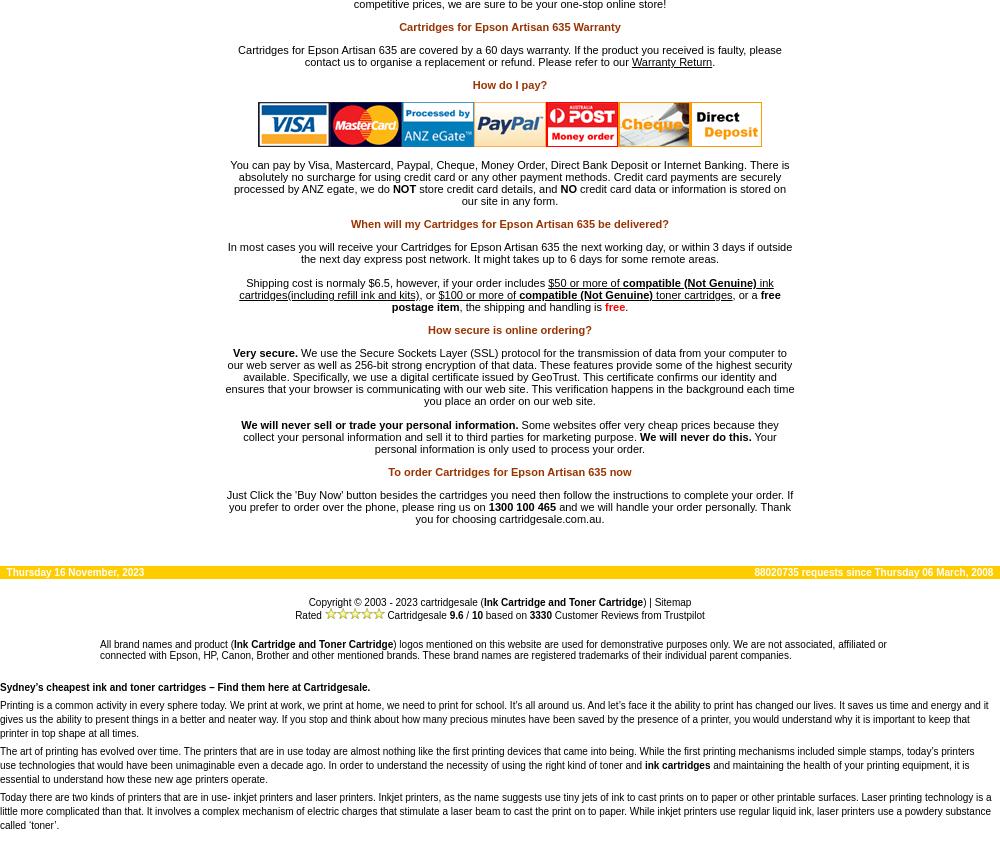  I want to click on 'NOT', so click(392, 188).